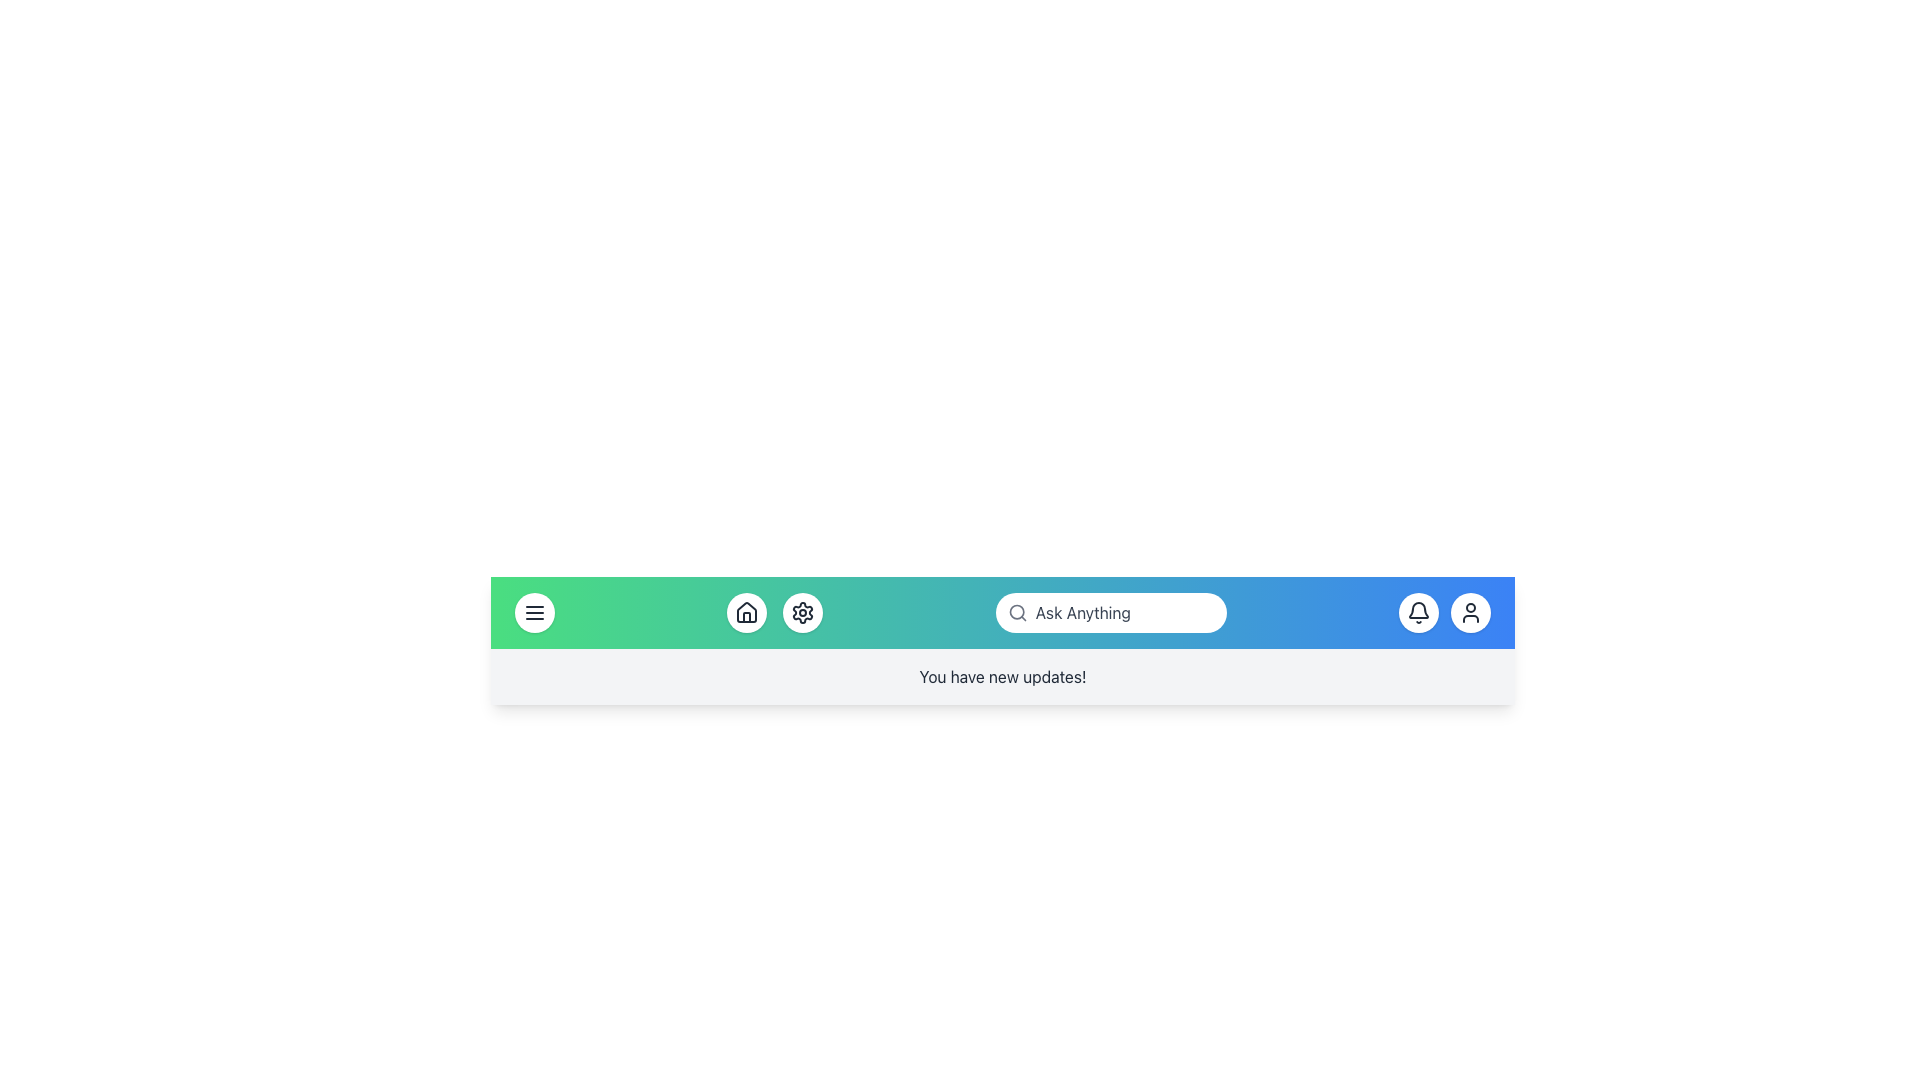 This screenshot has height=1080, width=1920. What do you see at coordinates (1470, 612) in the screenshot?
I see `the circular button with a white background and light blue border, featuring a black user silhouette icon, located on the far-right side of the top navigation bar` at bounding box center [1470, 612].